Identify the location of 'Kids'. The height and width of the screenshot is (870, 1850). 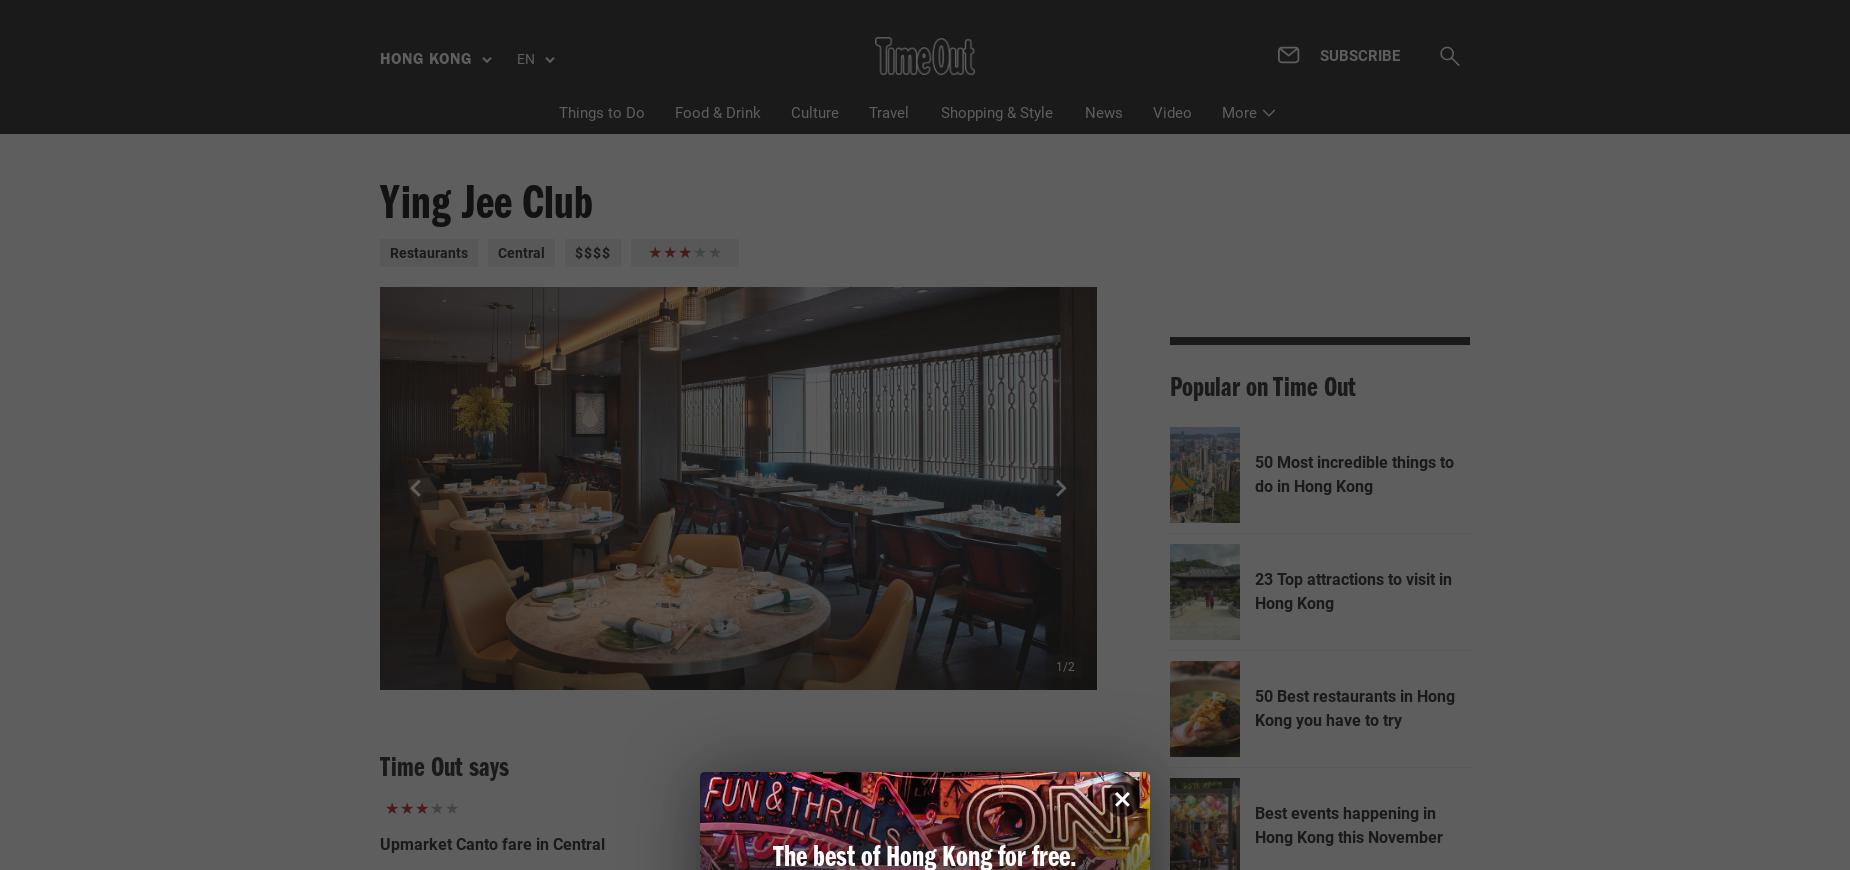
(1128, 258).